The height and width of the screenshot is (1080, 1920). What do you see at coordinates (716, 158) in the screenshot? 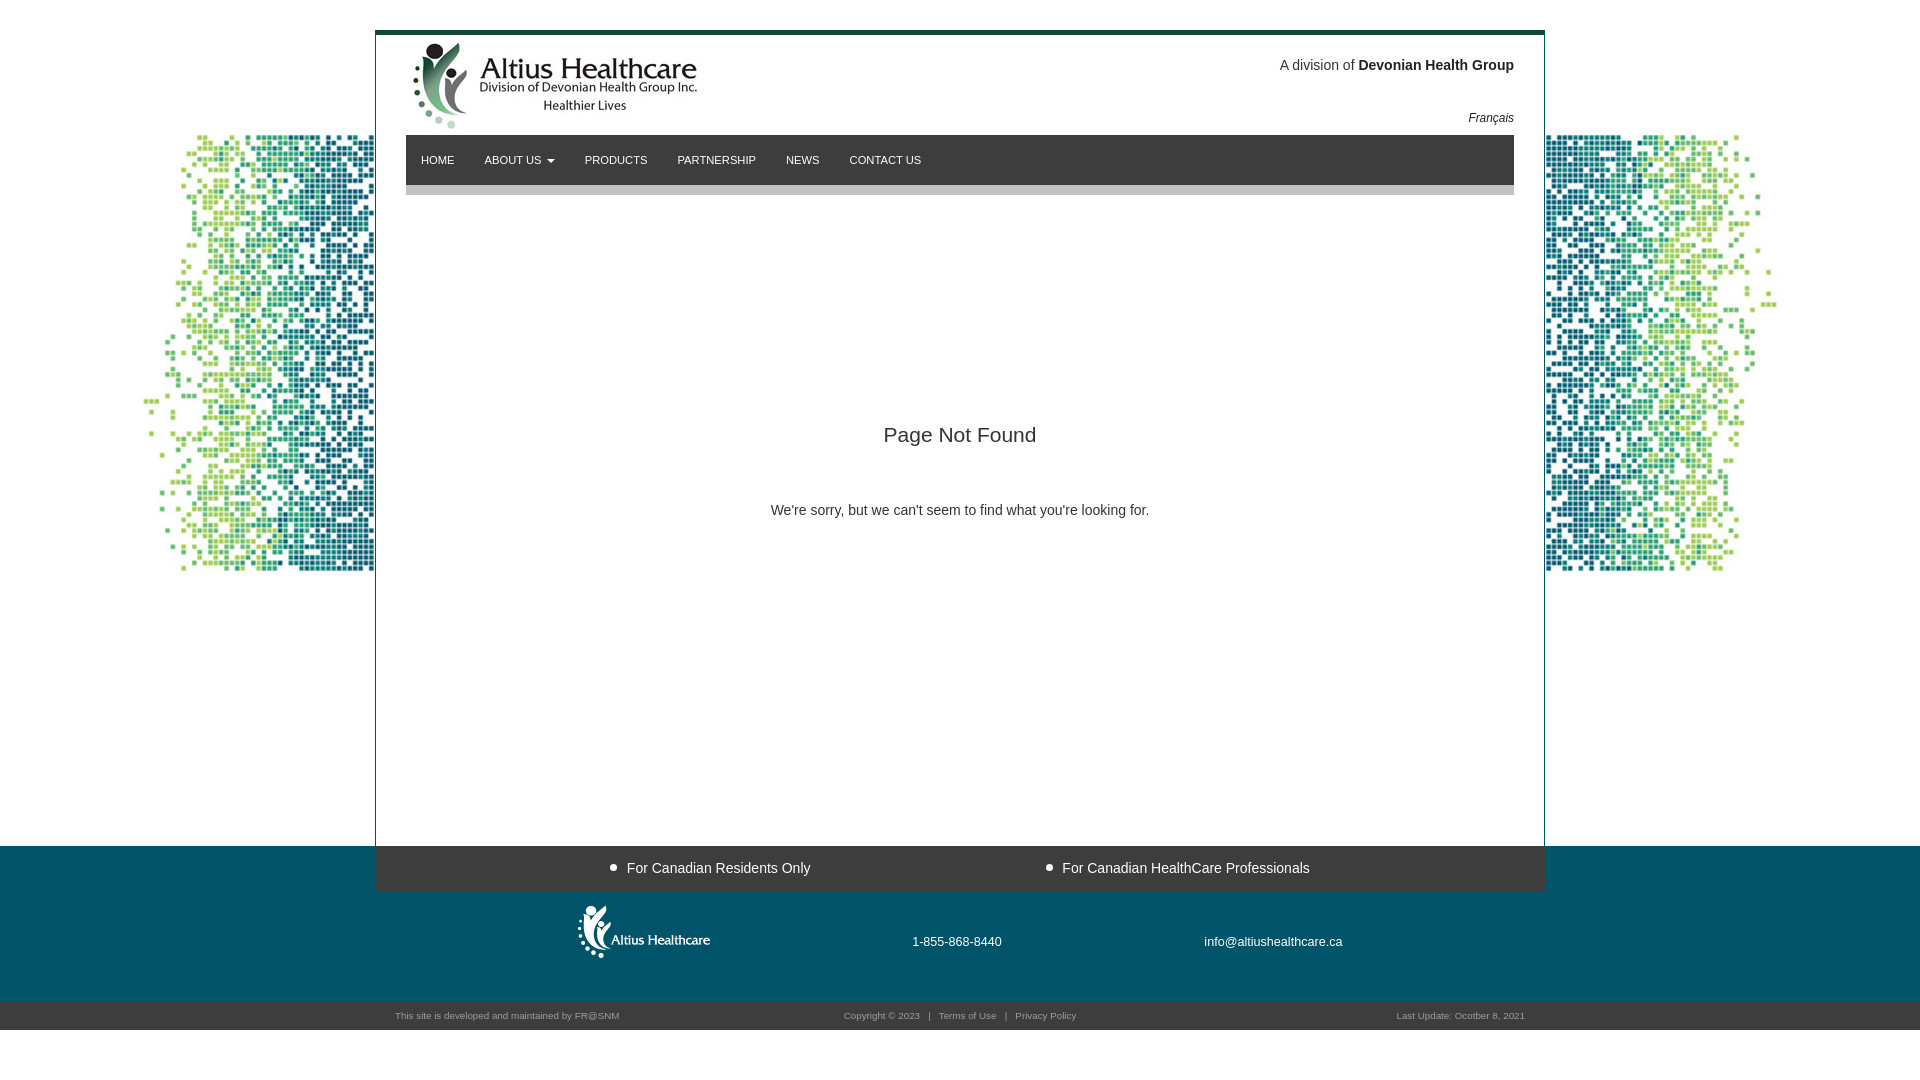
I see `'PARTNERSHIP'` at bounding box center [716, 158].